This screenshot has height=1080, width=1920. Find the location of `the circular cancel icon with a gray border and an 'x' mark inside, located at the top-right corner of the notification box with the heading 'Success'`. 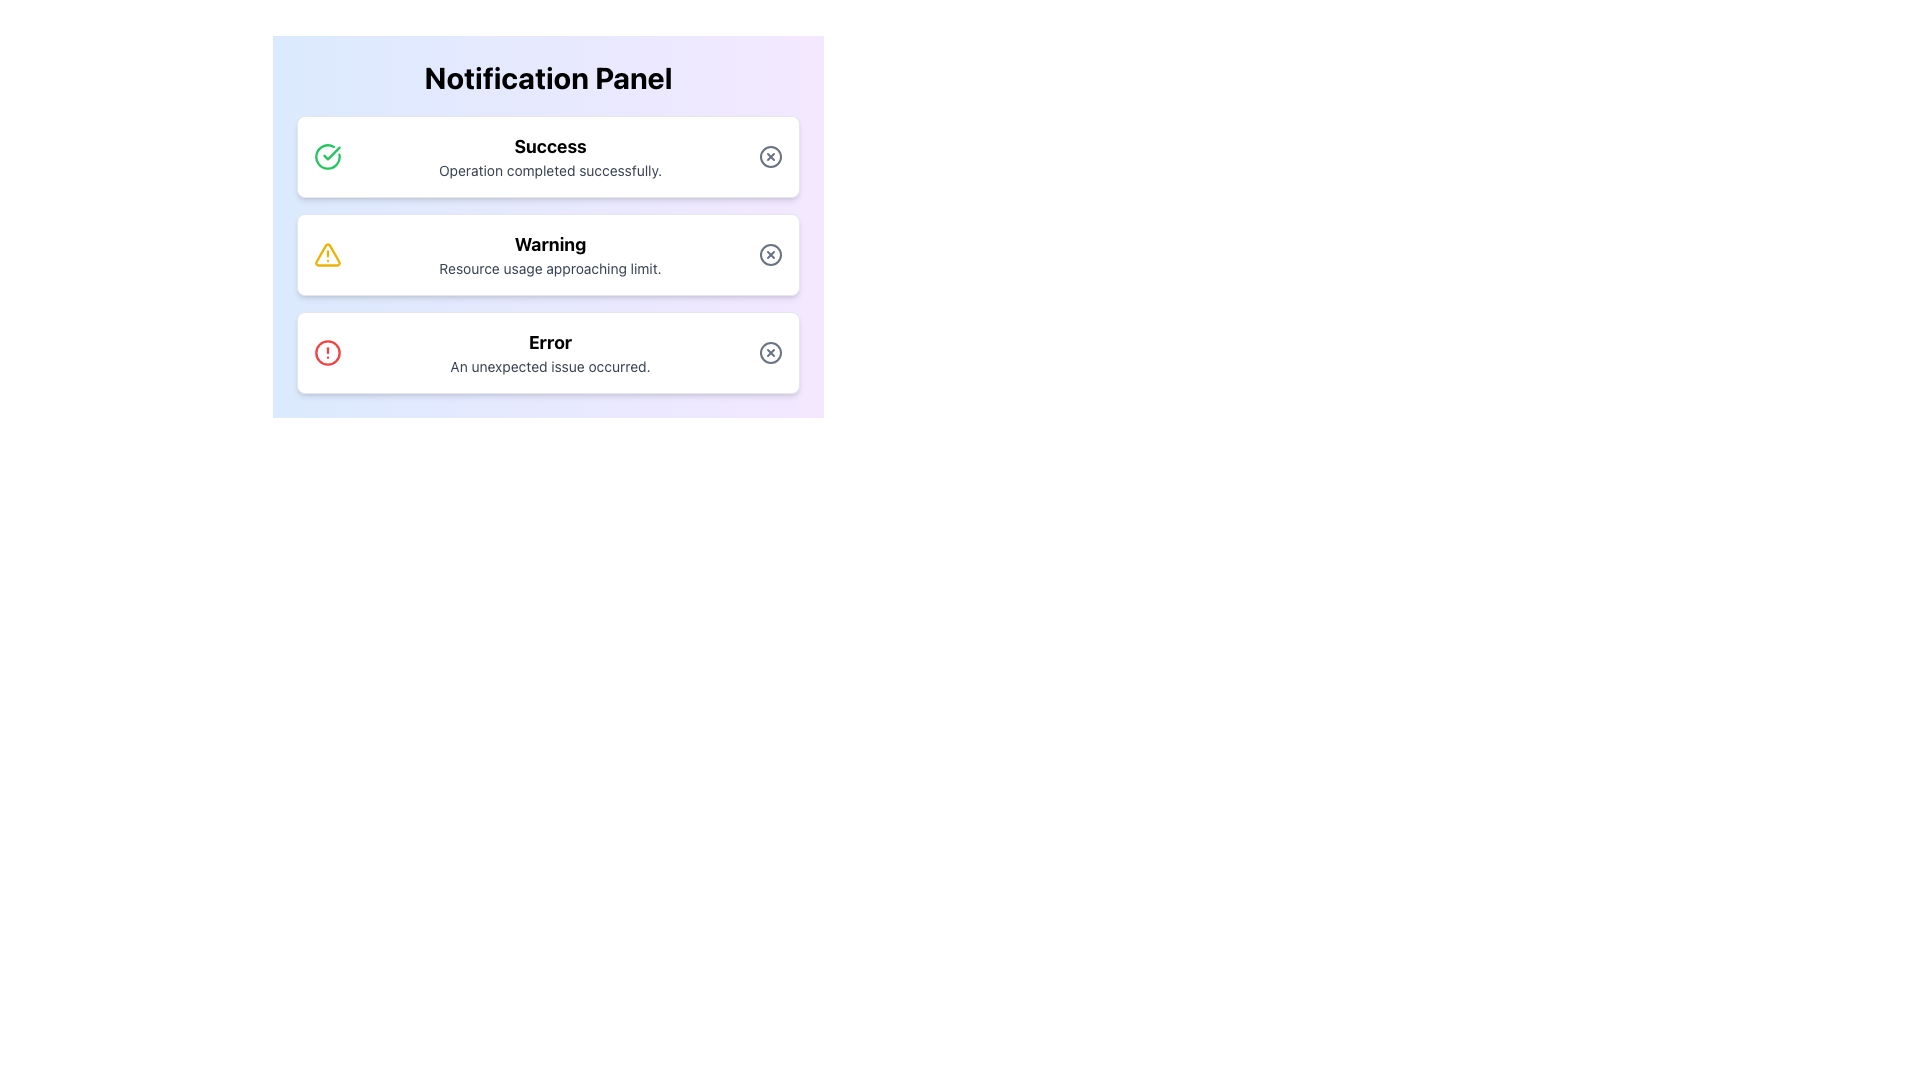

the circular cancel icon with a gray border and an 'x' mark inside, located at the top-right corner of the notification box with the heading 'Success' is located at coordinates (770, 156).